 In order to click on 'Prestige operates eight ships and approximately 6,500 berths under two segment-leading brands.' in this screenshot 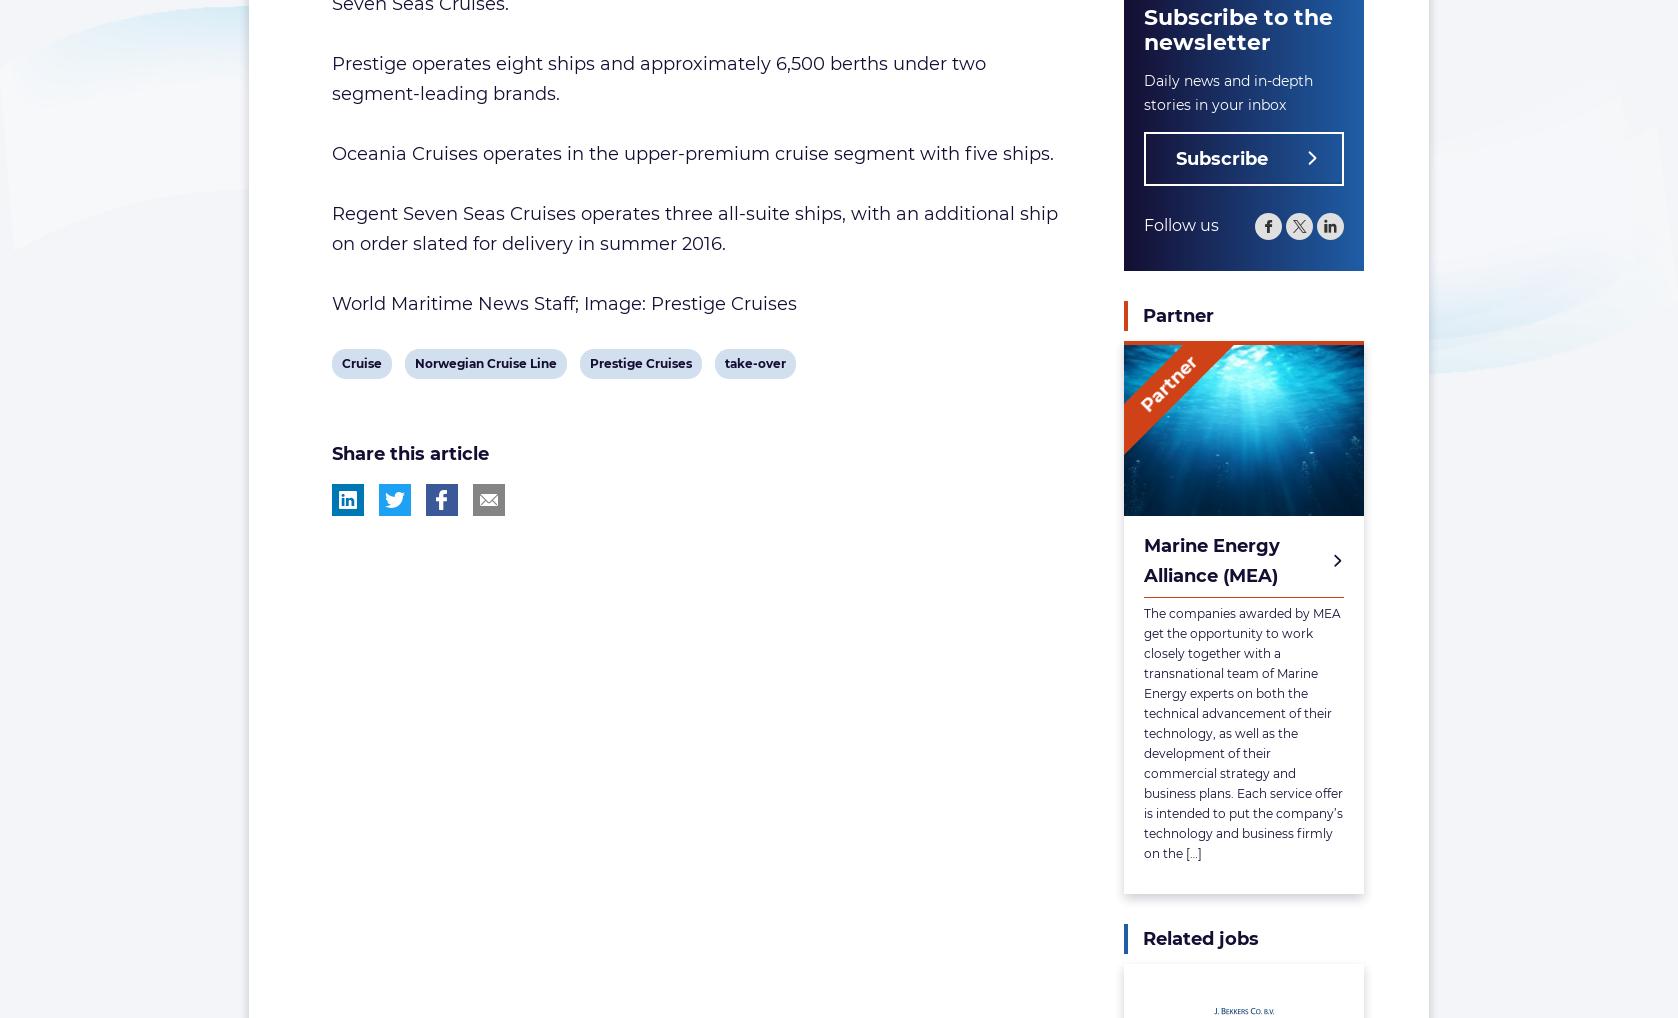, I will do `click(656, 78)`.